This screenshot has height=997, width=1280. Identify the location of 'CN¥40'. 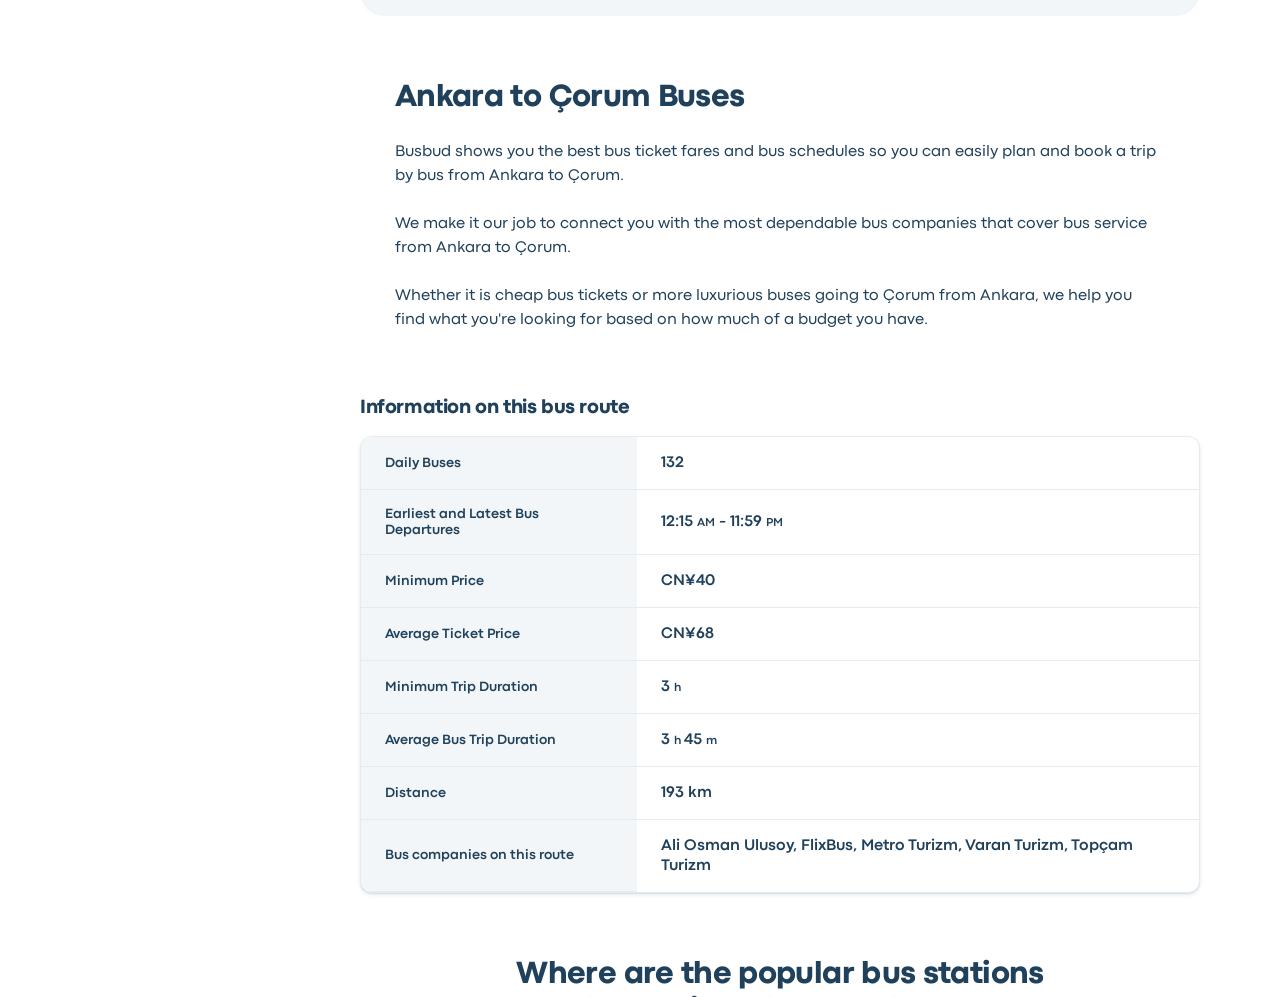
(660, 579).